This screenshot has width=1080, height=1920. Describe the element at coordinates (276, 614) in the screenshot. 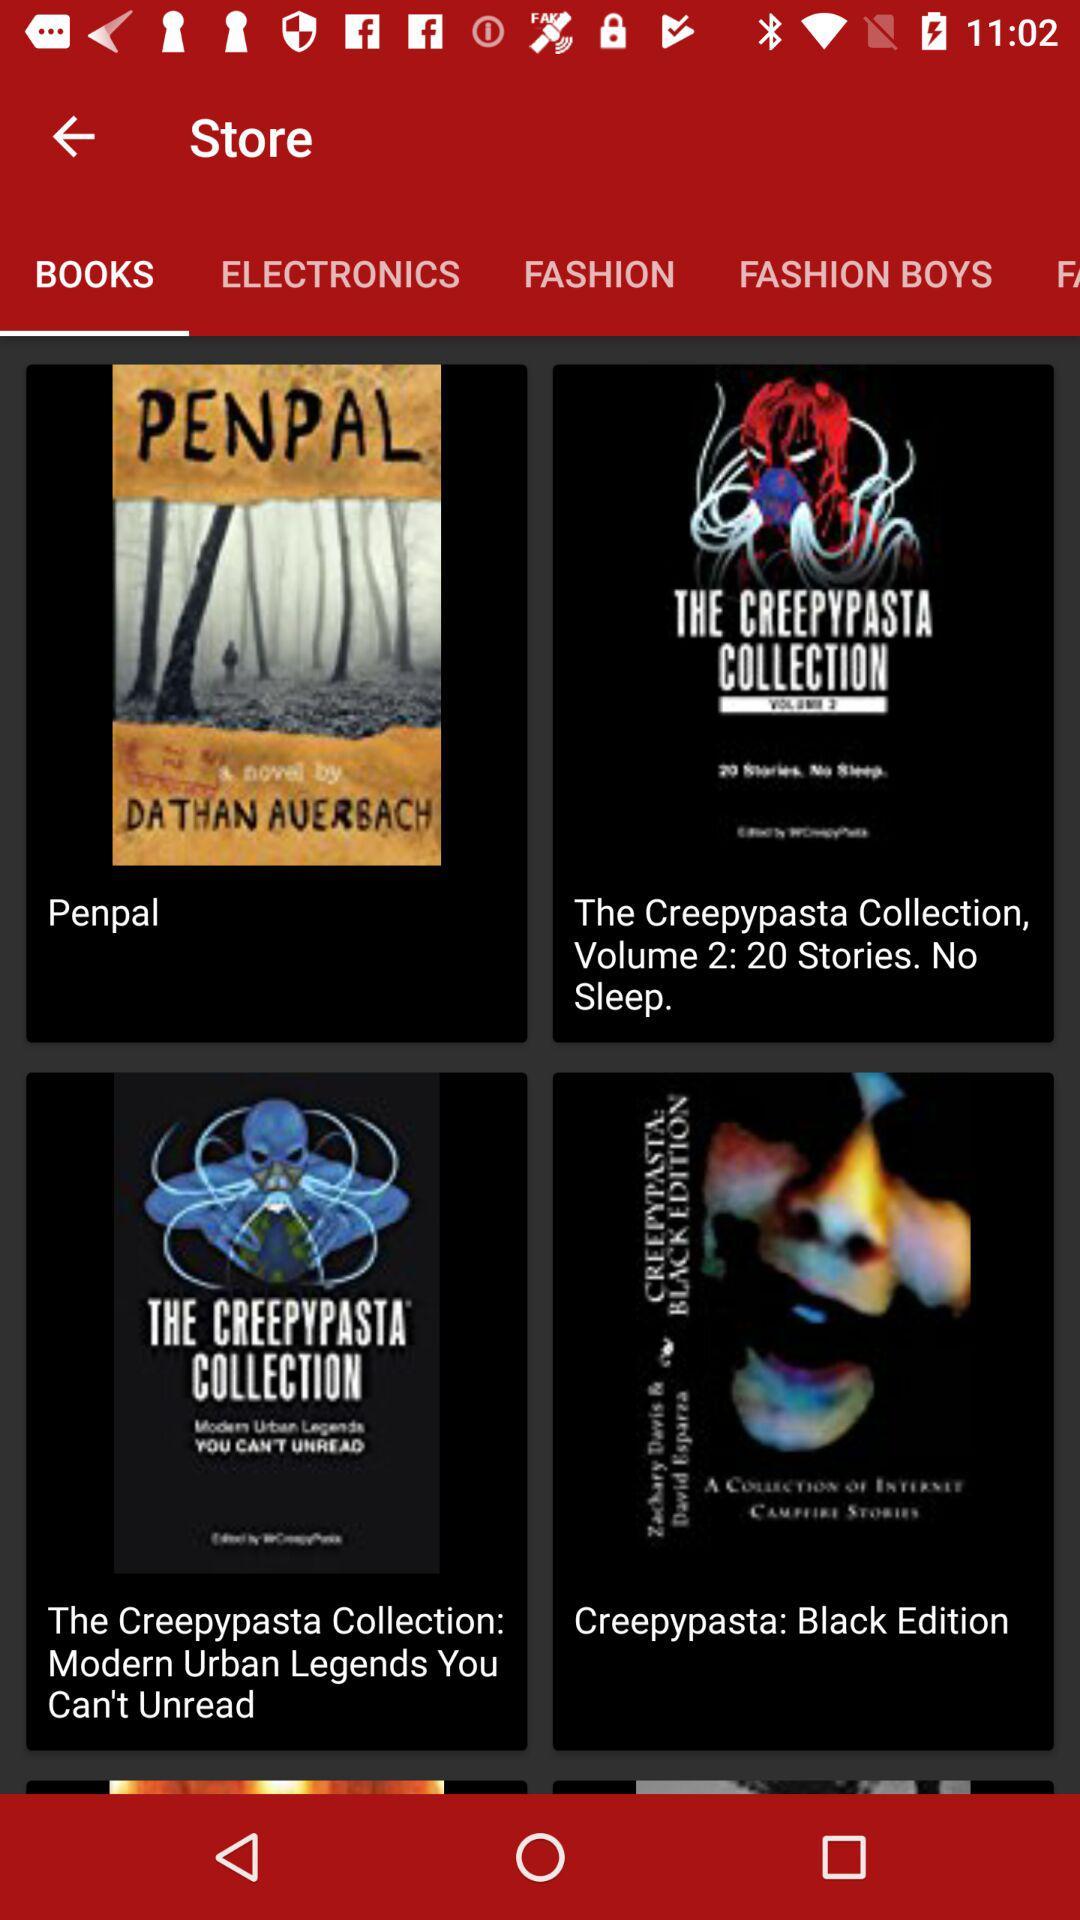

I see `the first image` at that location.